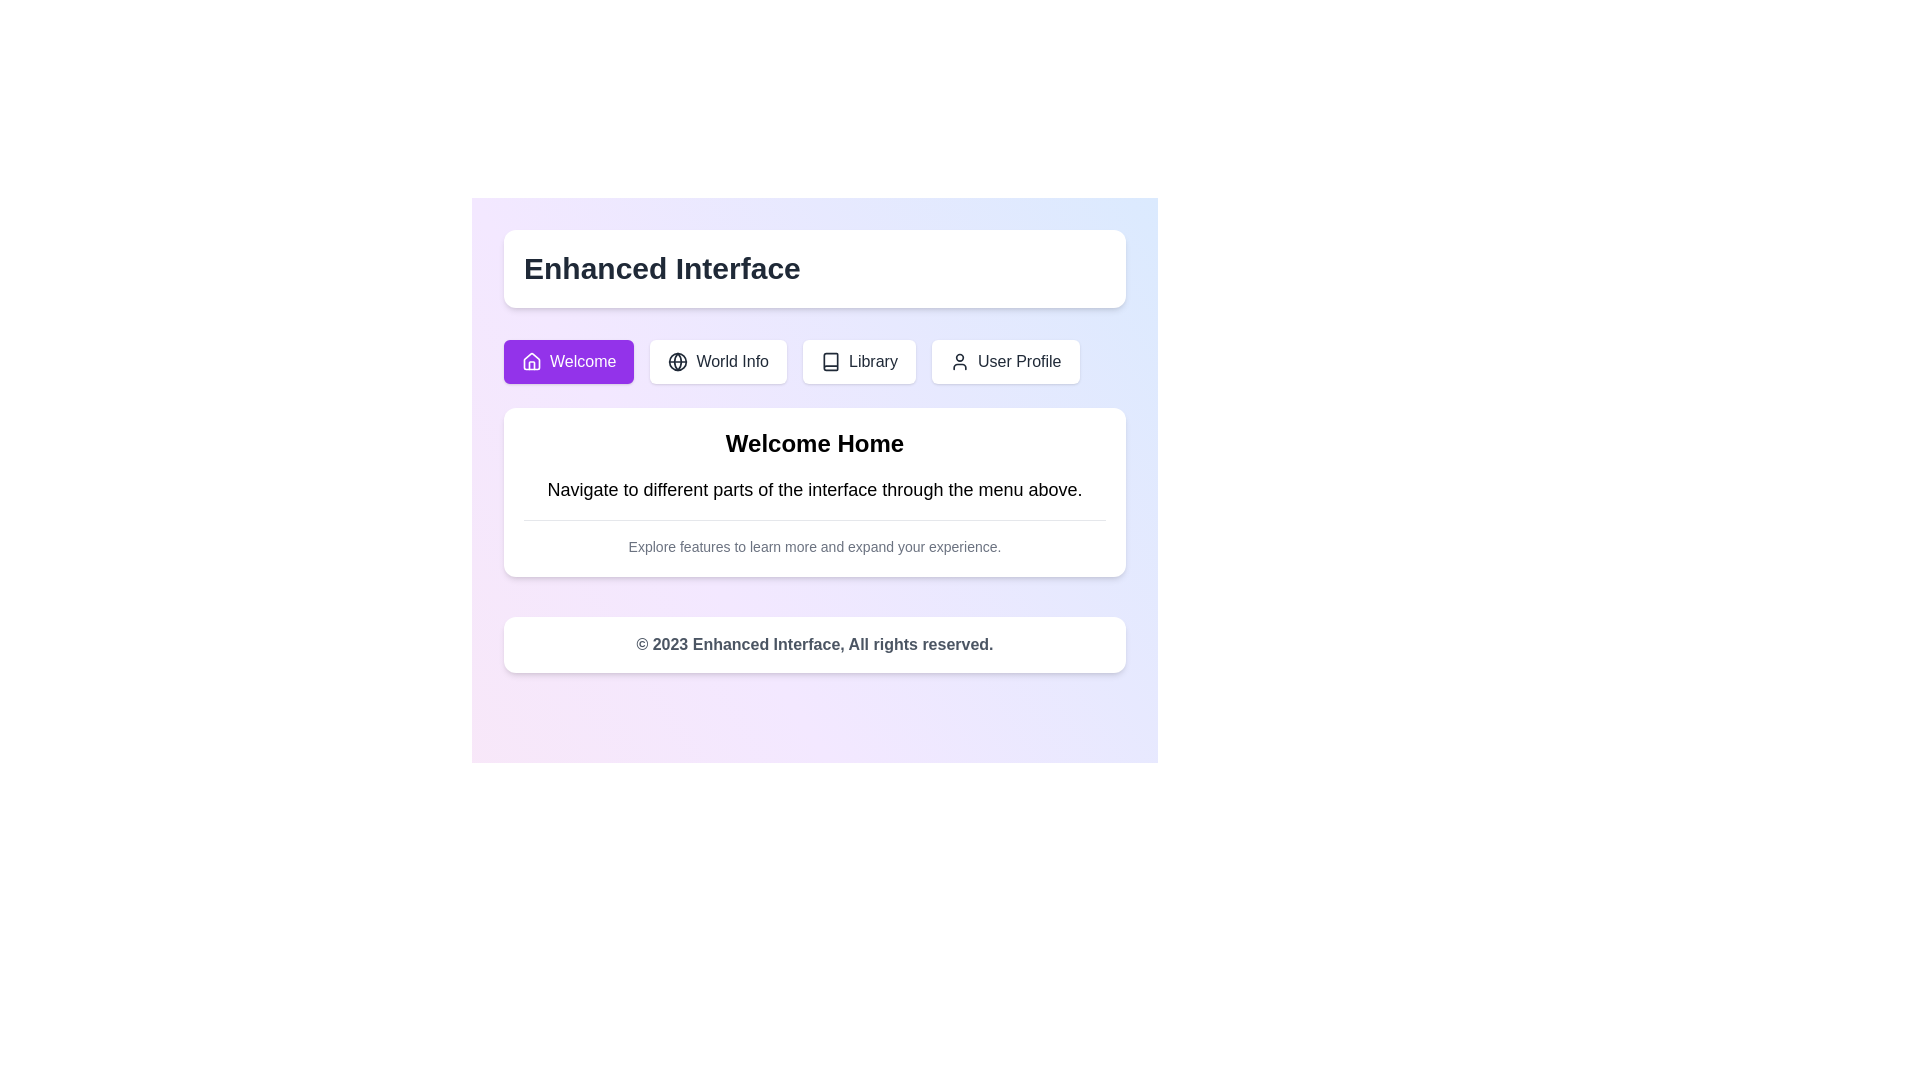  Describe the element at coordinates (1005, 361) in the screenshot. I see `the profile navigation button, which is the fourth item in the horizontal navigation bar` at that location.